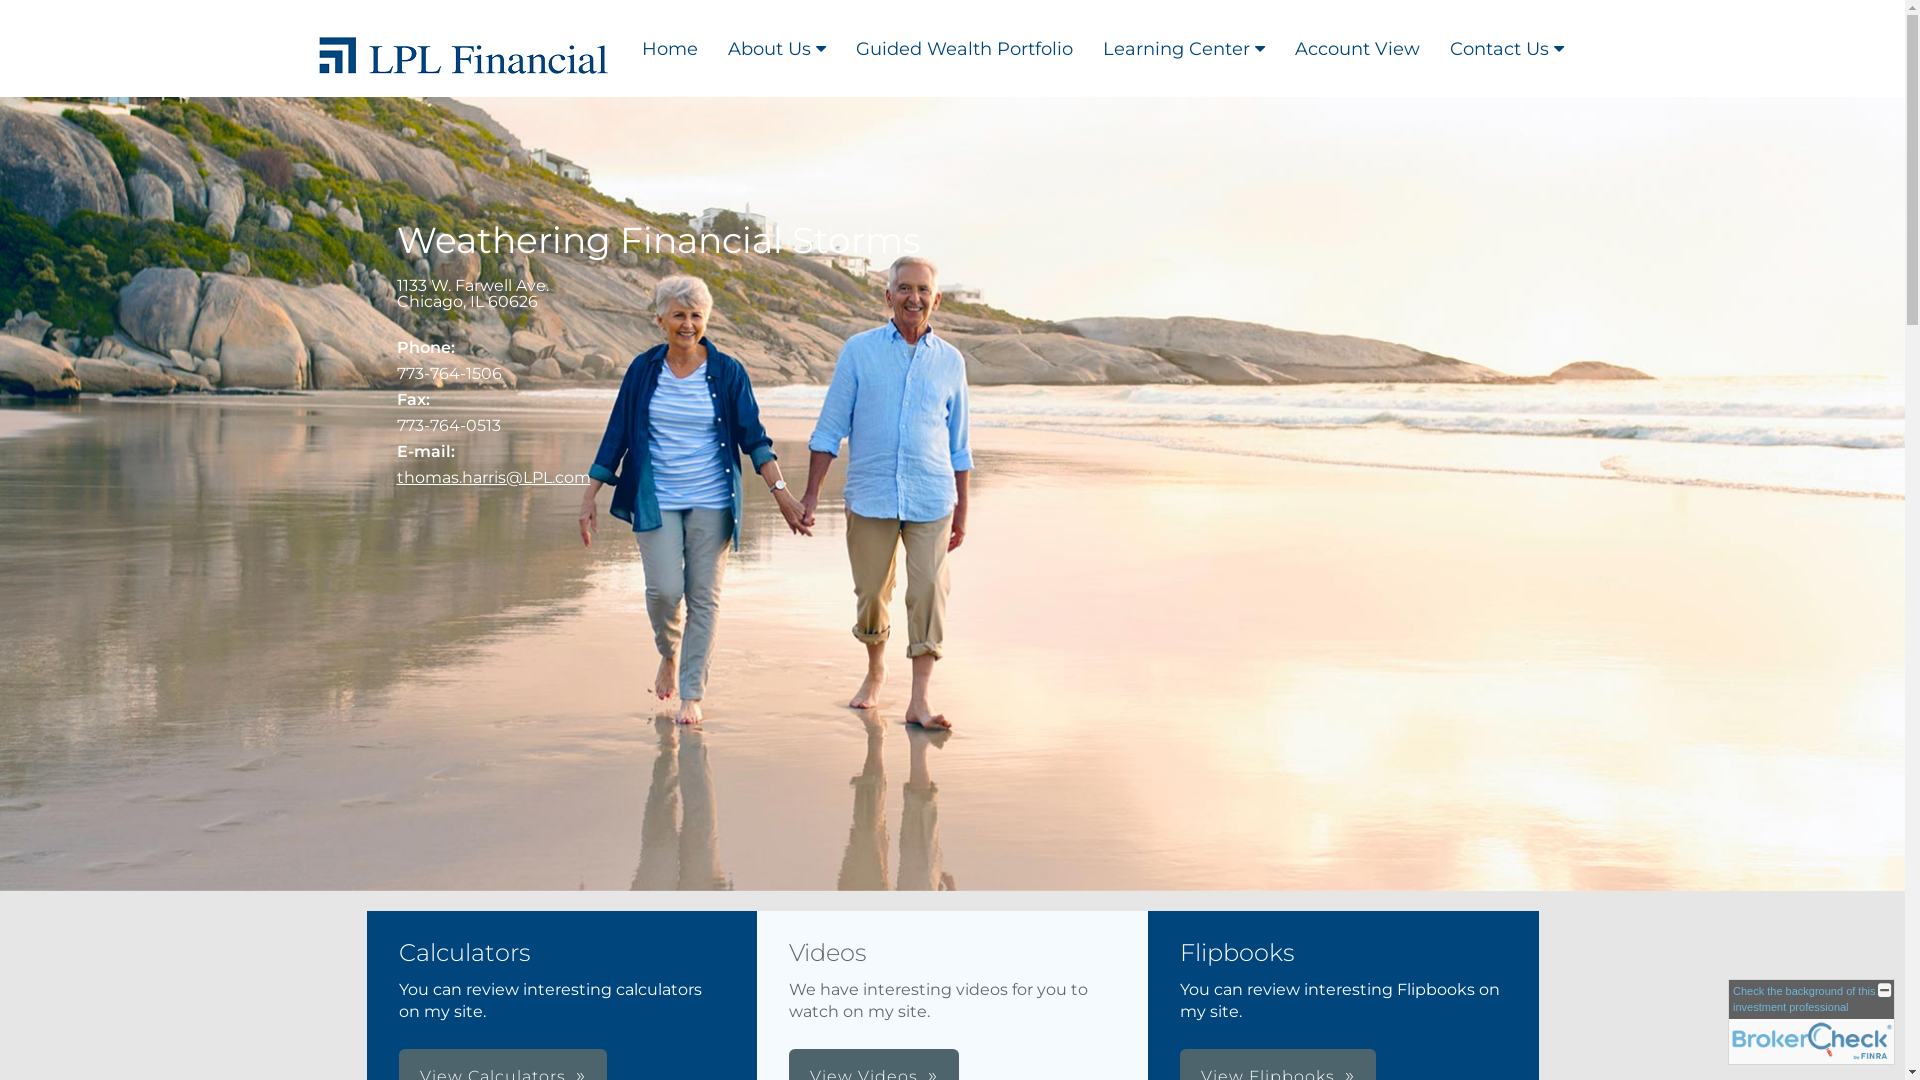 This screenshot has width=1920, height=1080. Describe the element at coordinates (624, 46) in the screenshot. I see `'Home'` at that location.